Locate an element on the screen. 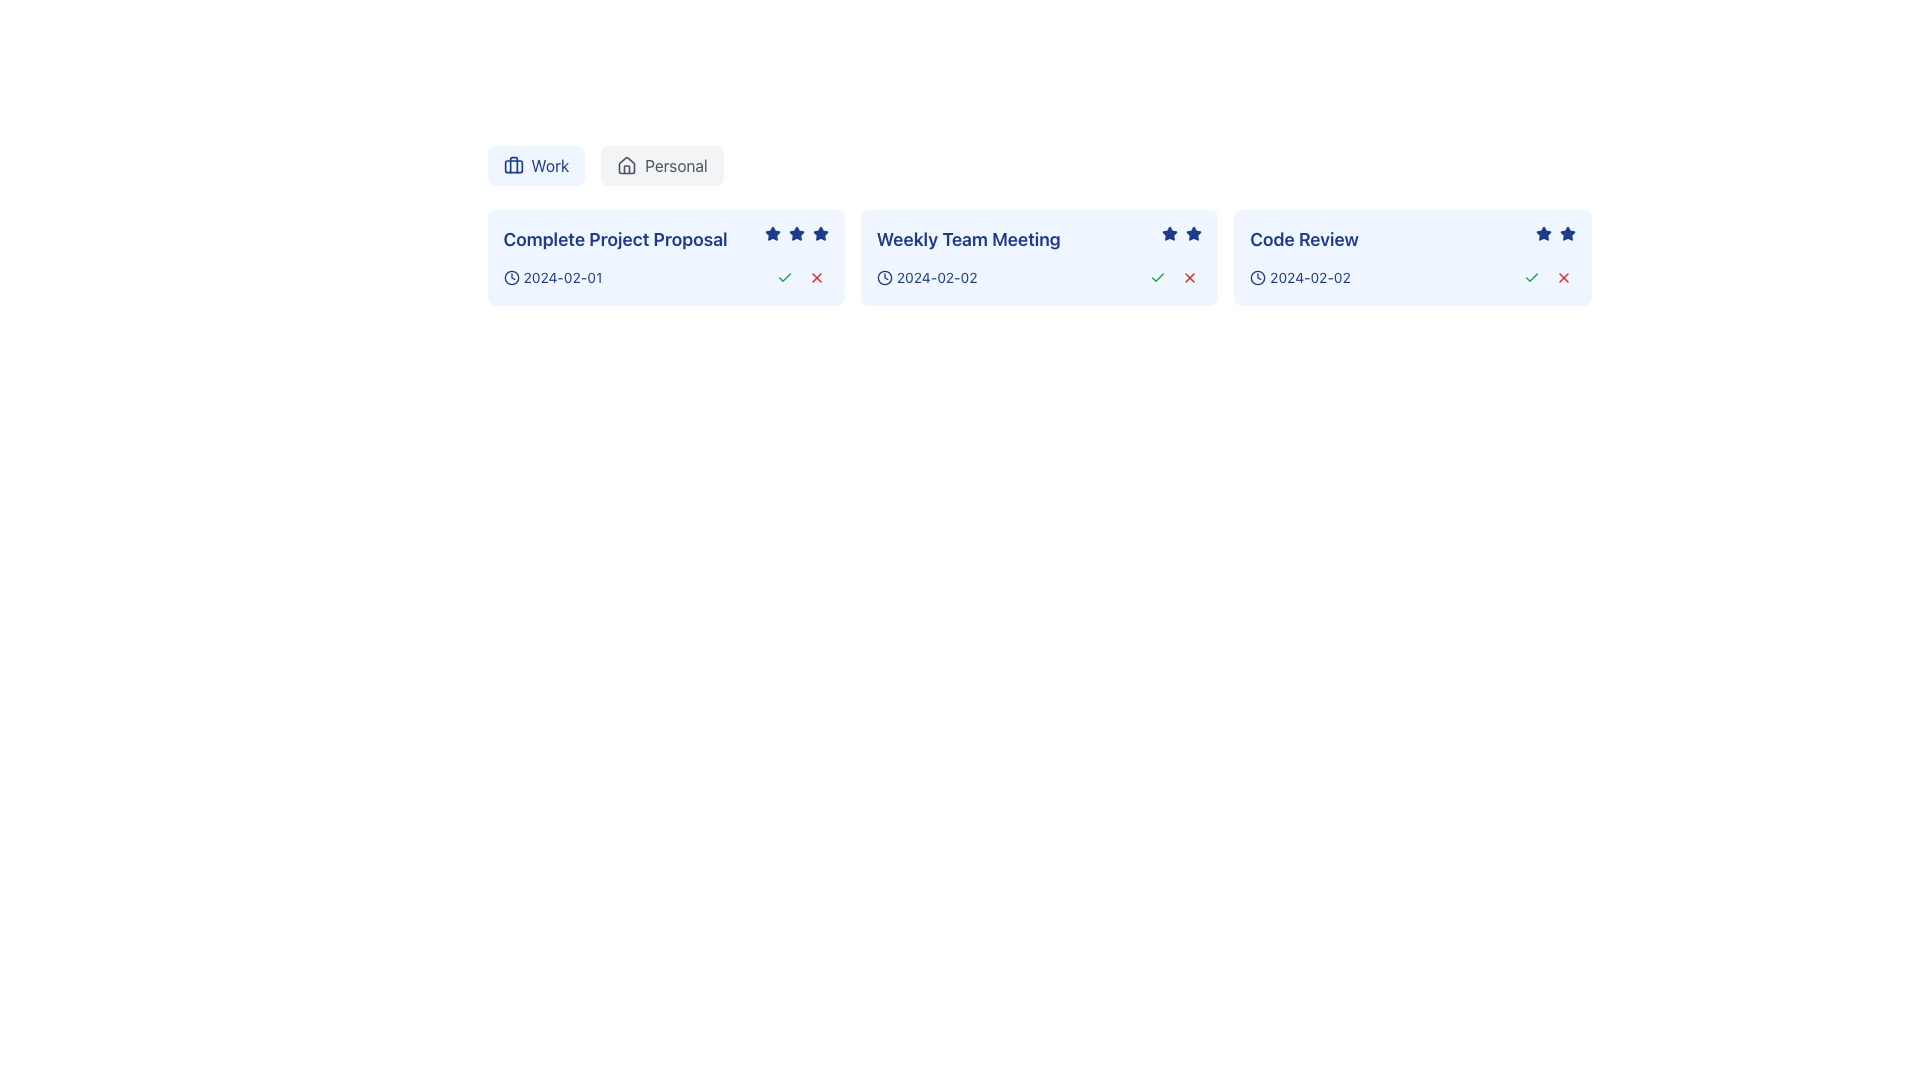 The width and height of the screenshot is (1920, 1080). the cancel icon button located in the lower right section of the 'Weekly Team Meeting' box is located at coordinates (1190, 277).